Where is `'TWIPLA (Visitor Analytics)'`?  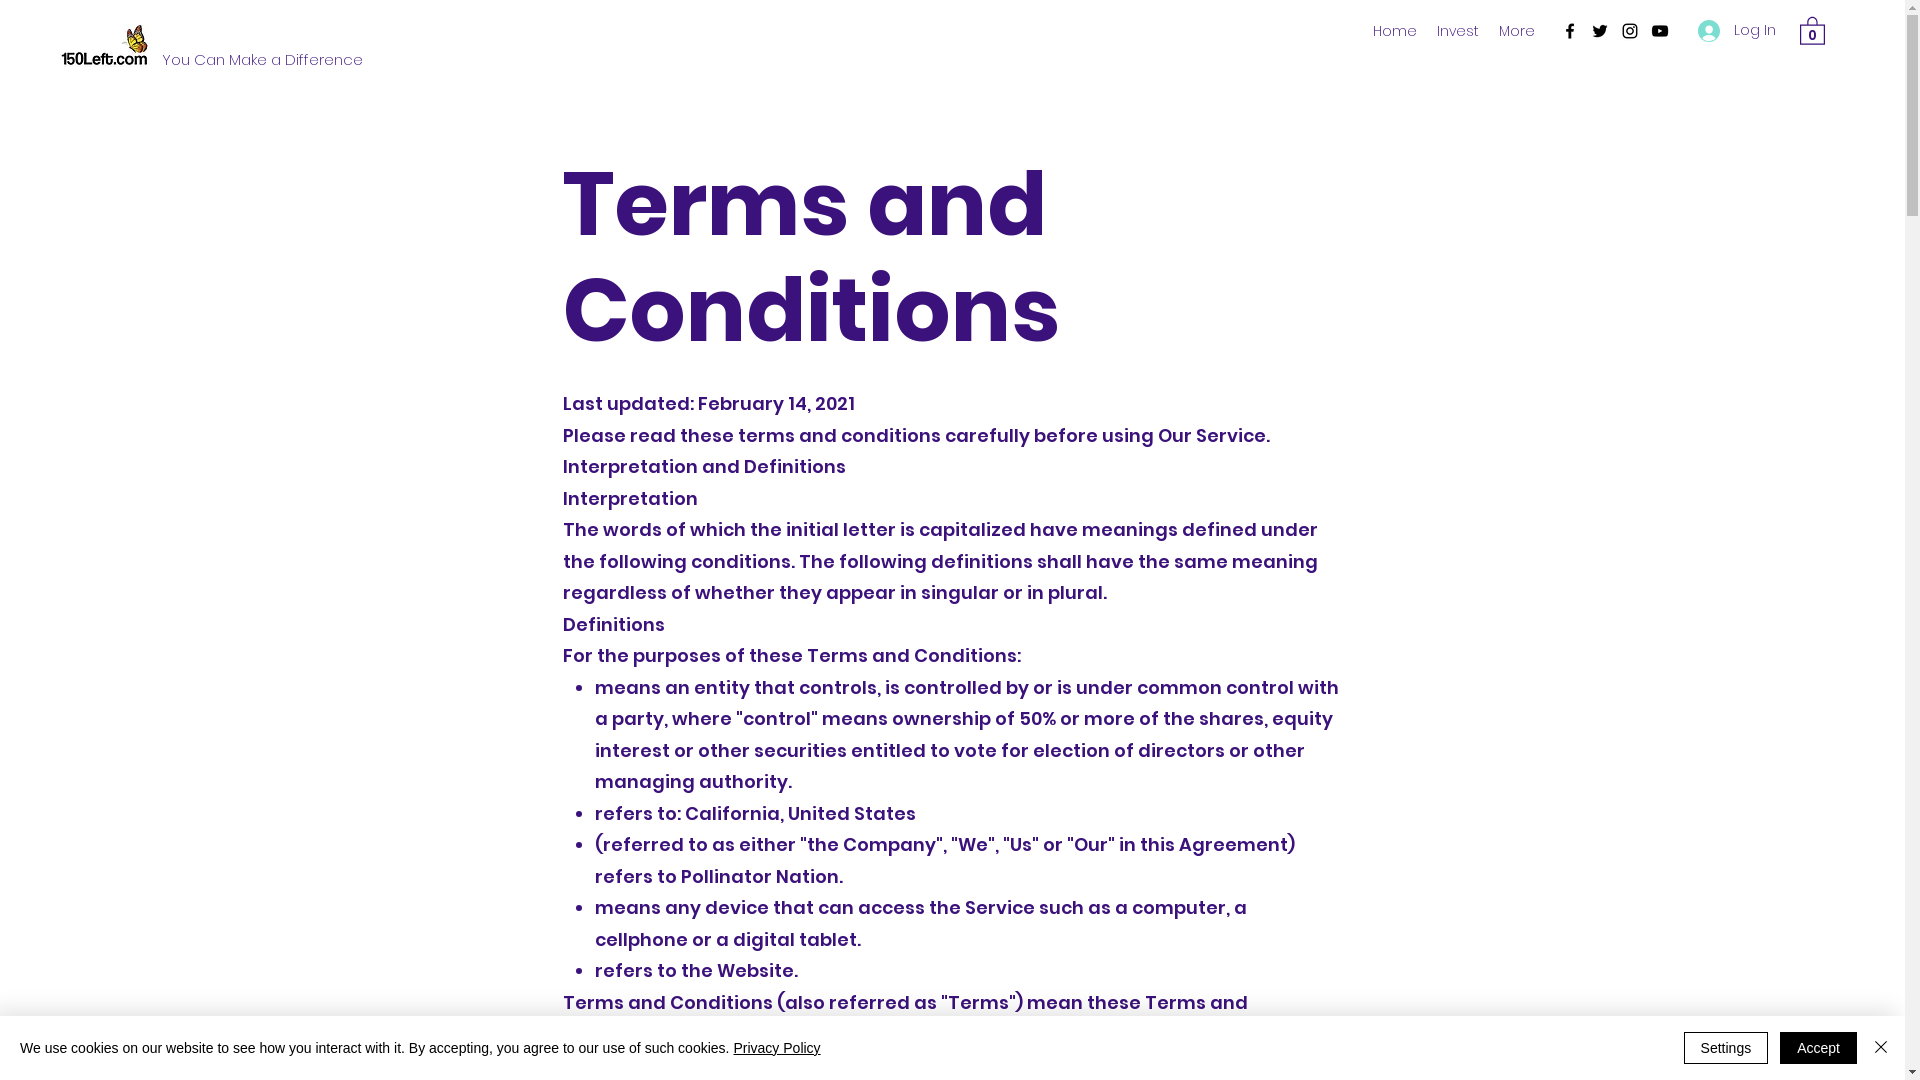 'TWIPLA (Visitor Analytics)' is located at coordinates (1899, 6).